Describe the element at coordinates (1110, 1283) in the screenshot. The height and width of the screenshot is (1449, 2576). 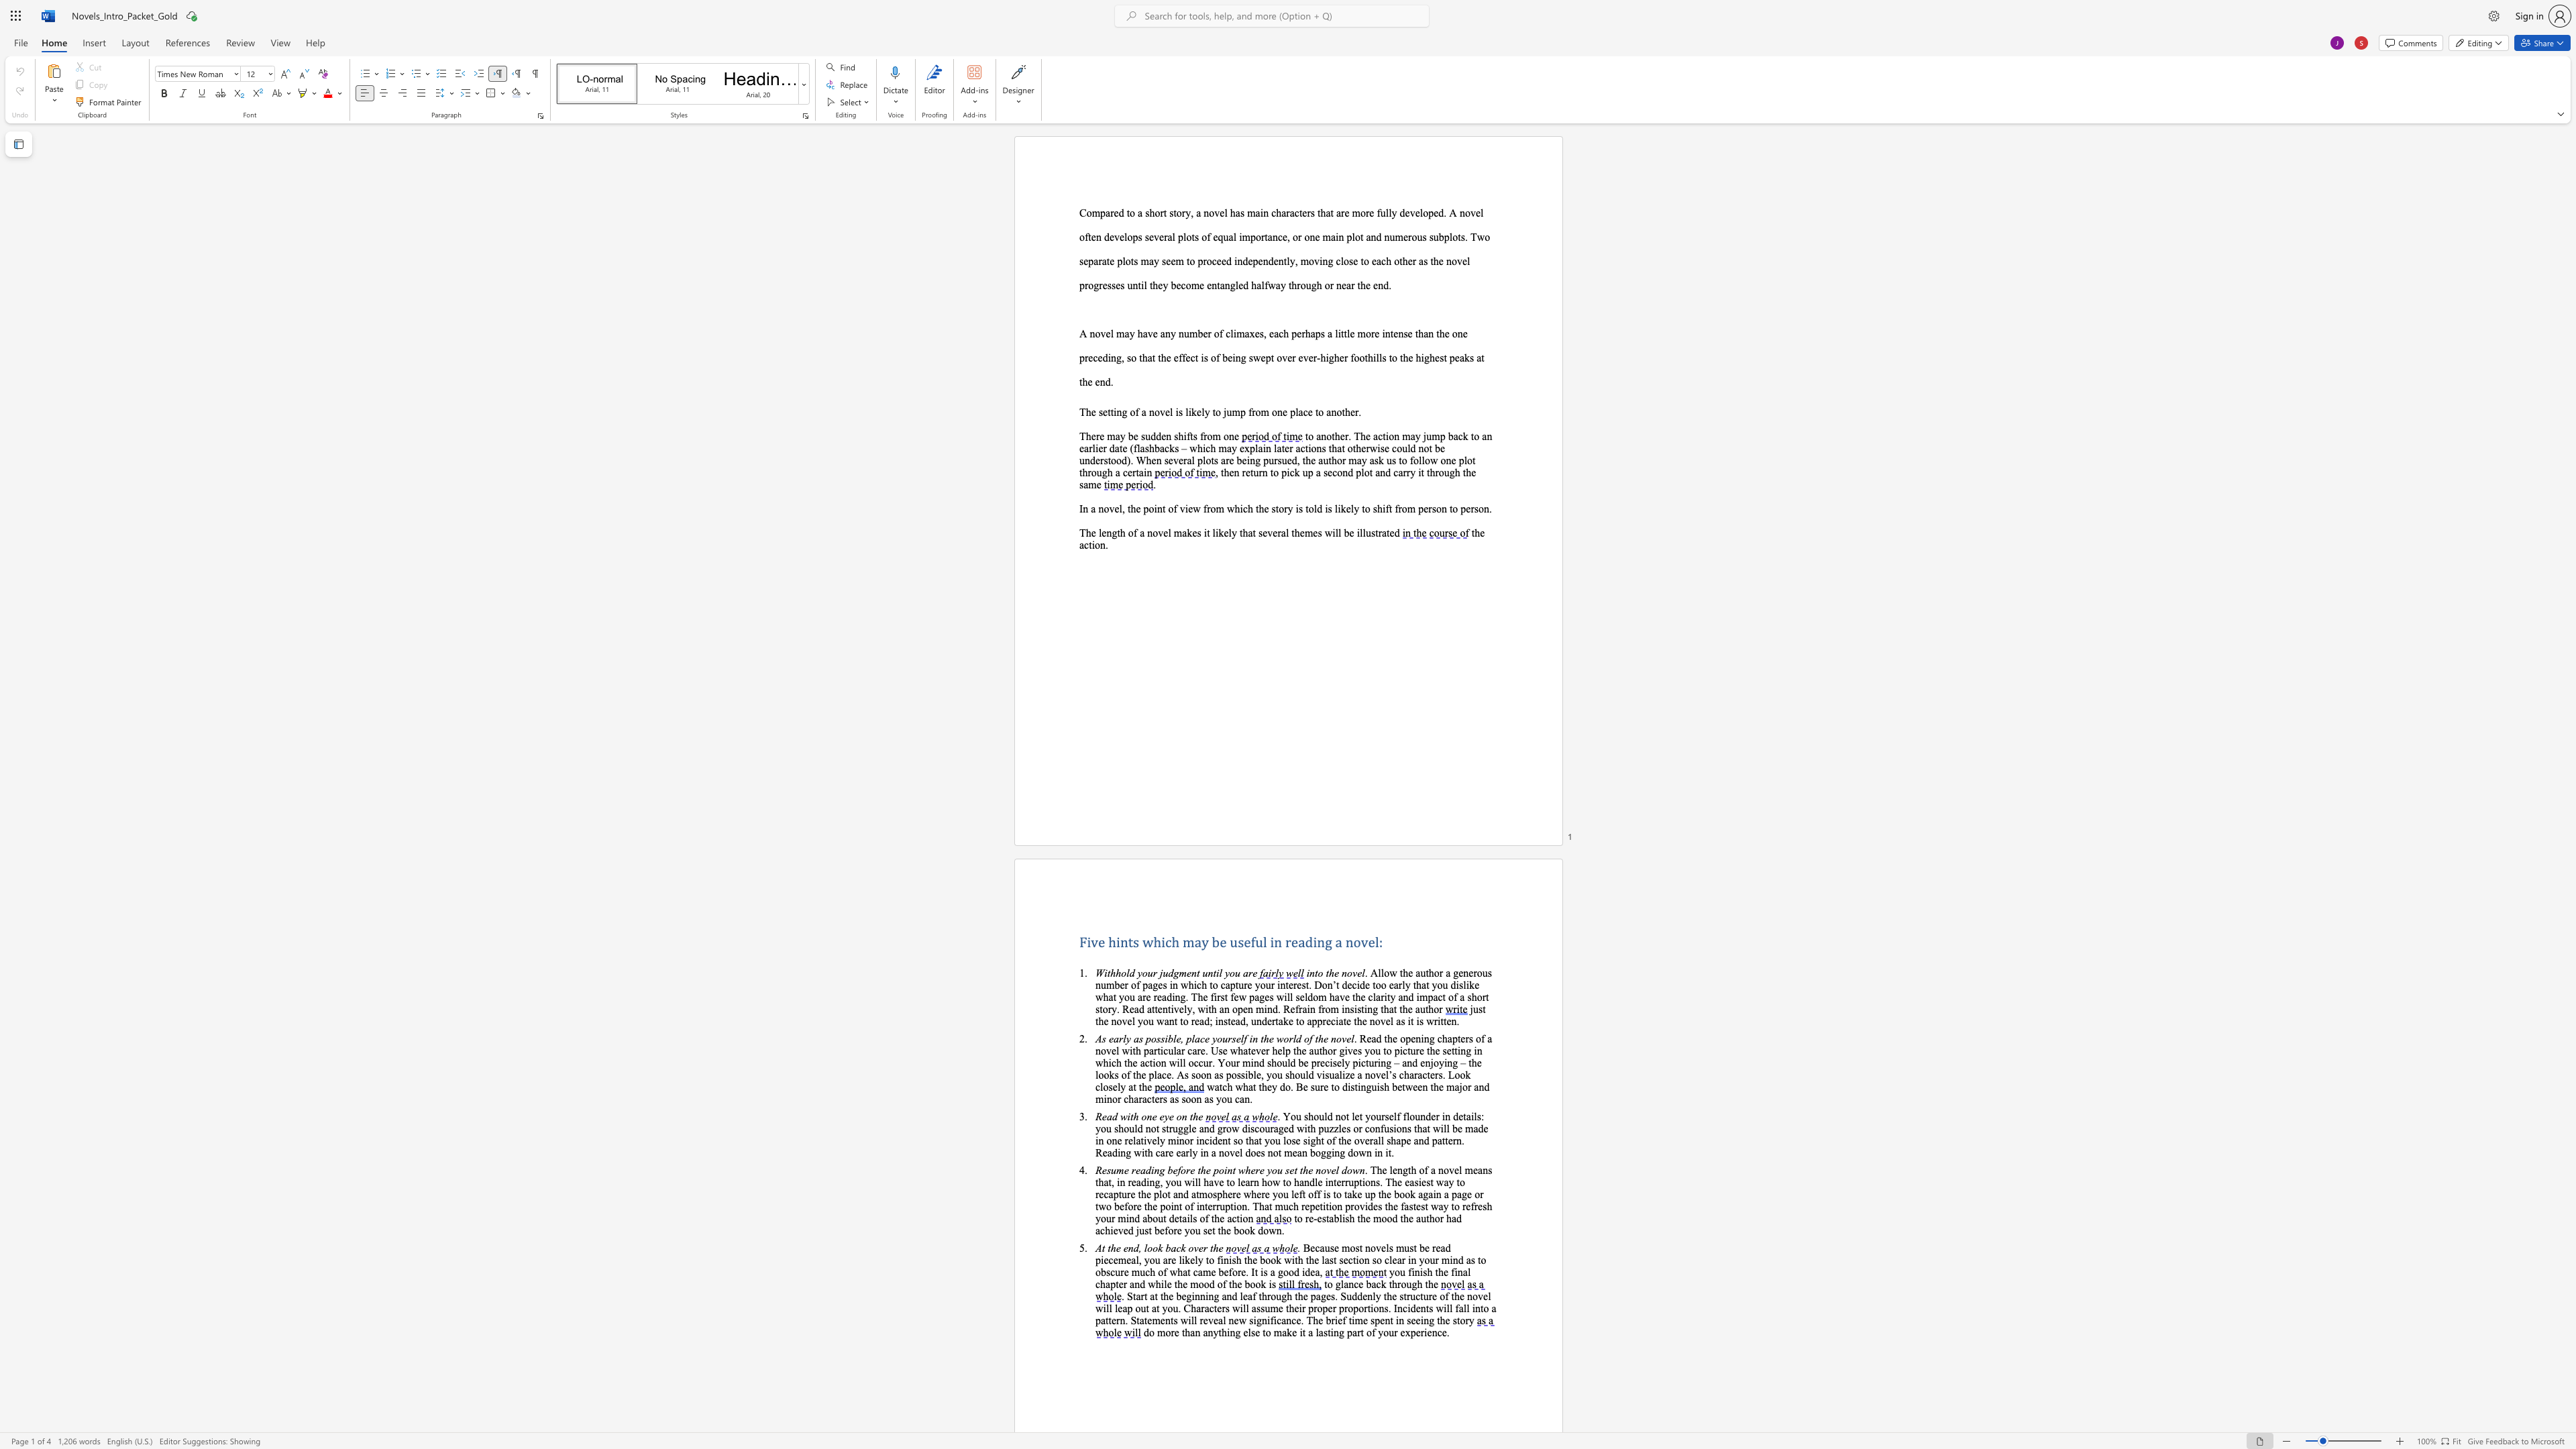
I see `the subset text "pt" within the text "final chapter"` at that location.